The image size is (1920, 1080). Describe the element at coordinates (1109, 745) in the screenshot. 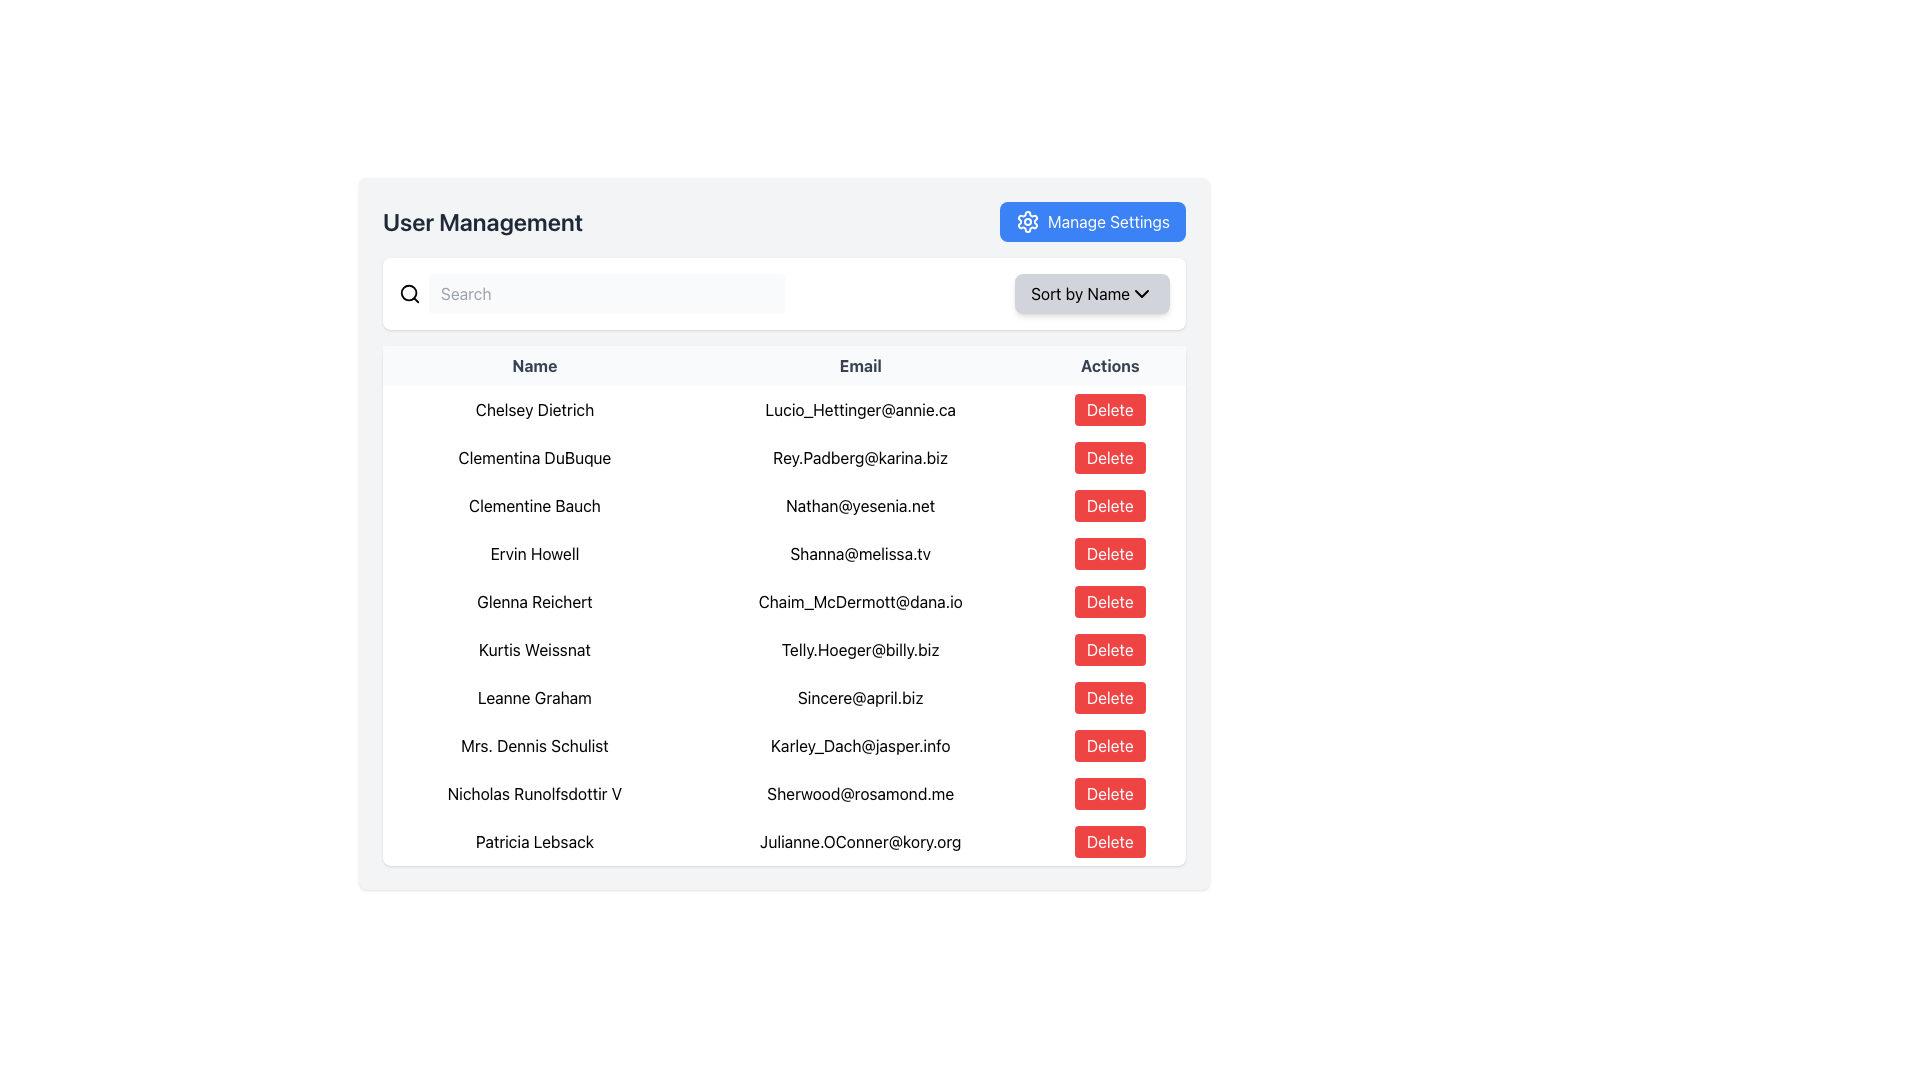

I see `the 'Delete' button with a red background and white text in the Actions column of the table, associated with the email 'Karley_Dach@jasper.info'` at that location.